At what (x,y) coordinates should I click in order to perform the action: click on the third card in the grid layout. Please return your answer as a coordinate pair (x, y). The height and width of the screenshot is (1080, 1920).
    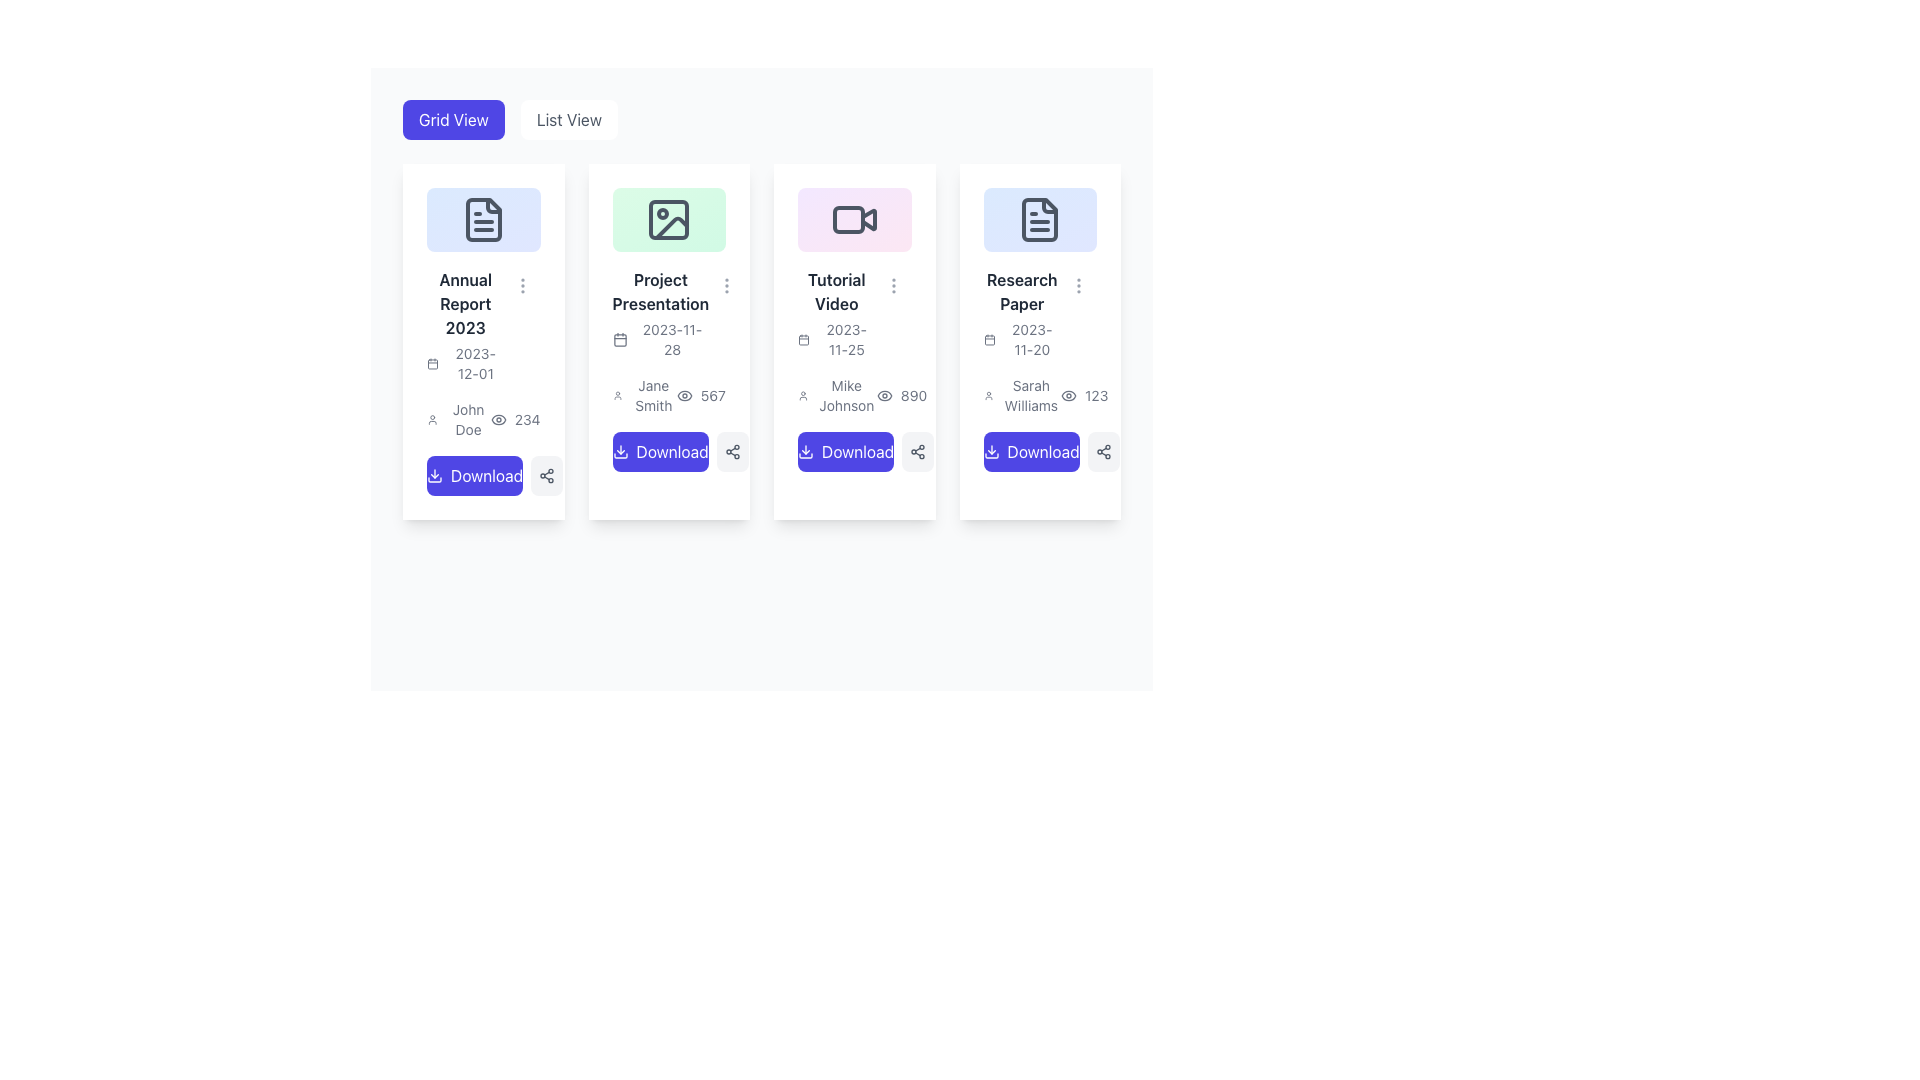
    Looking at the image, I should click on (854, 340).